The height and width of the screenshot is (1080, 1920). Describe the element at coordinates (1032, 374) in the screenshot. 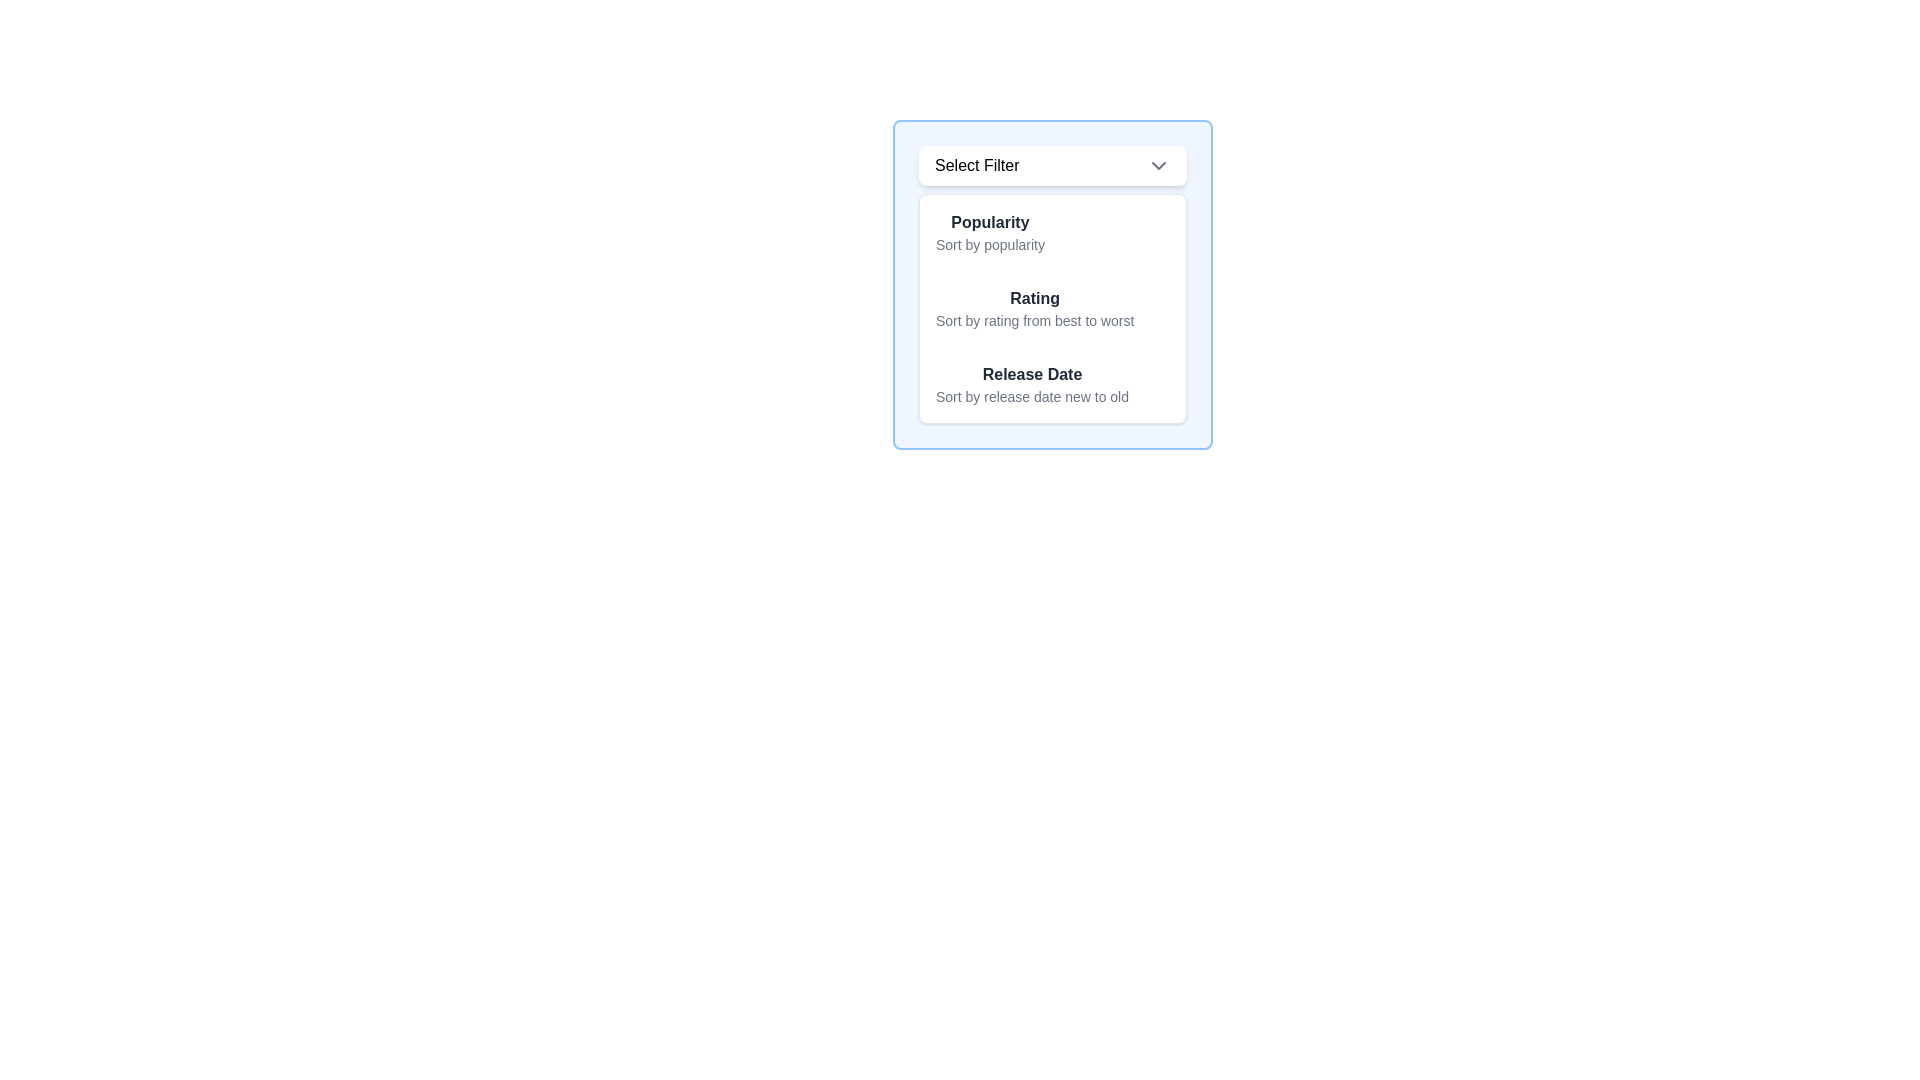

I see `the static text label that acts as a sorting option for 'Sort by release date new to old', which is the third option in the dropdown menu, positioned below 'Popularity' and 'Rating'` at that location.